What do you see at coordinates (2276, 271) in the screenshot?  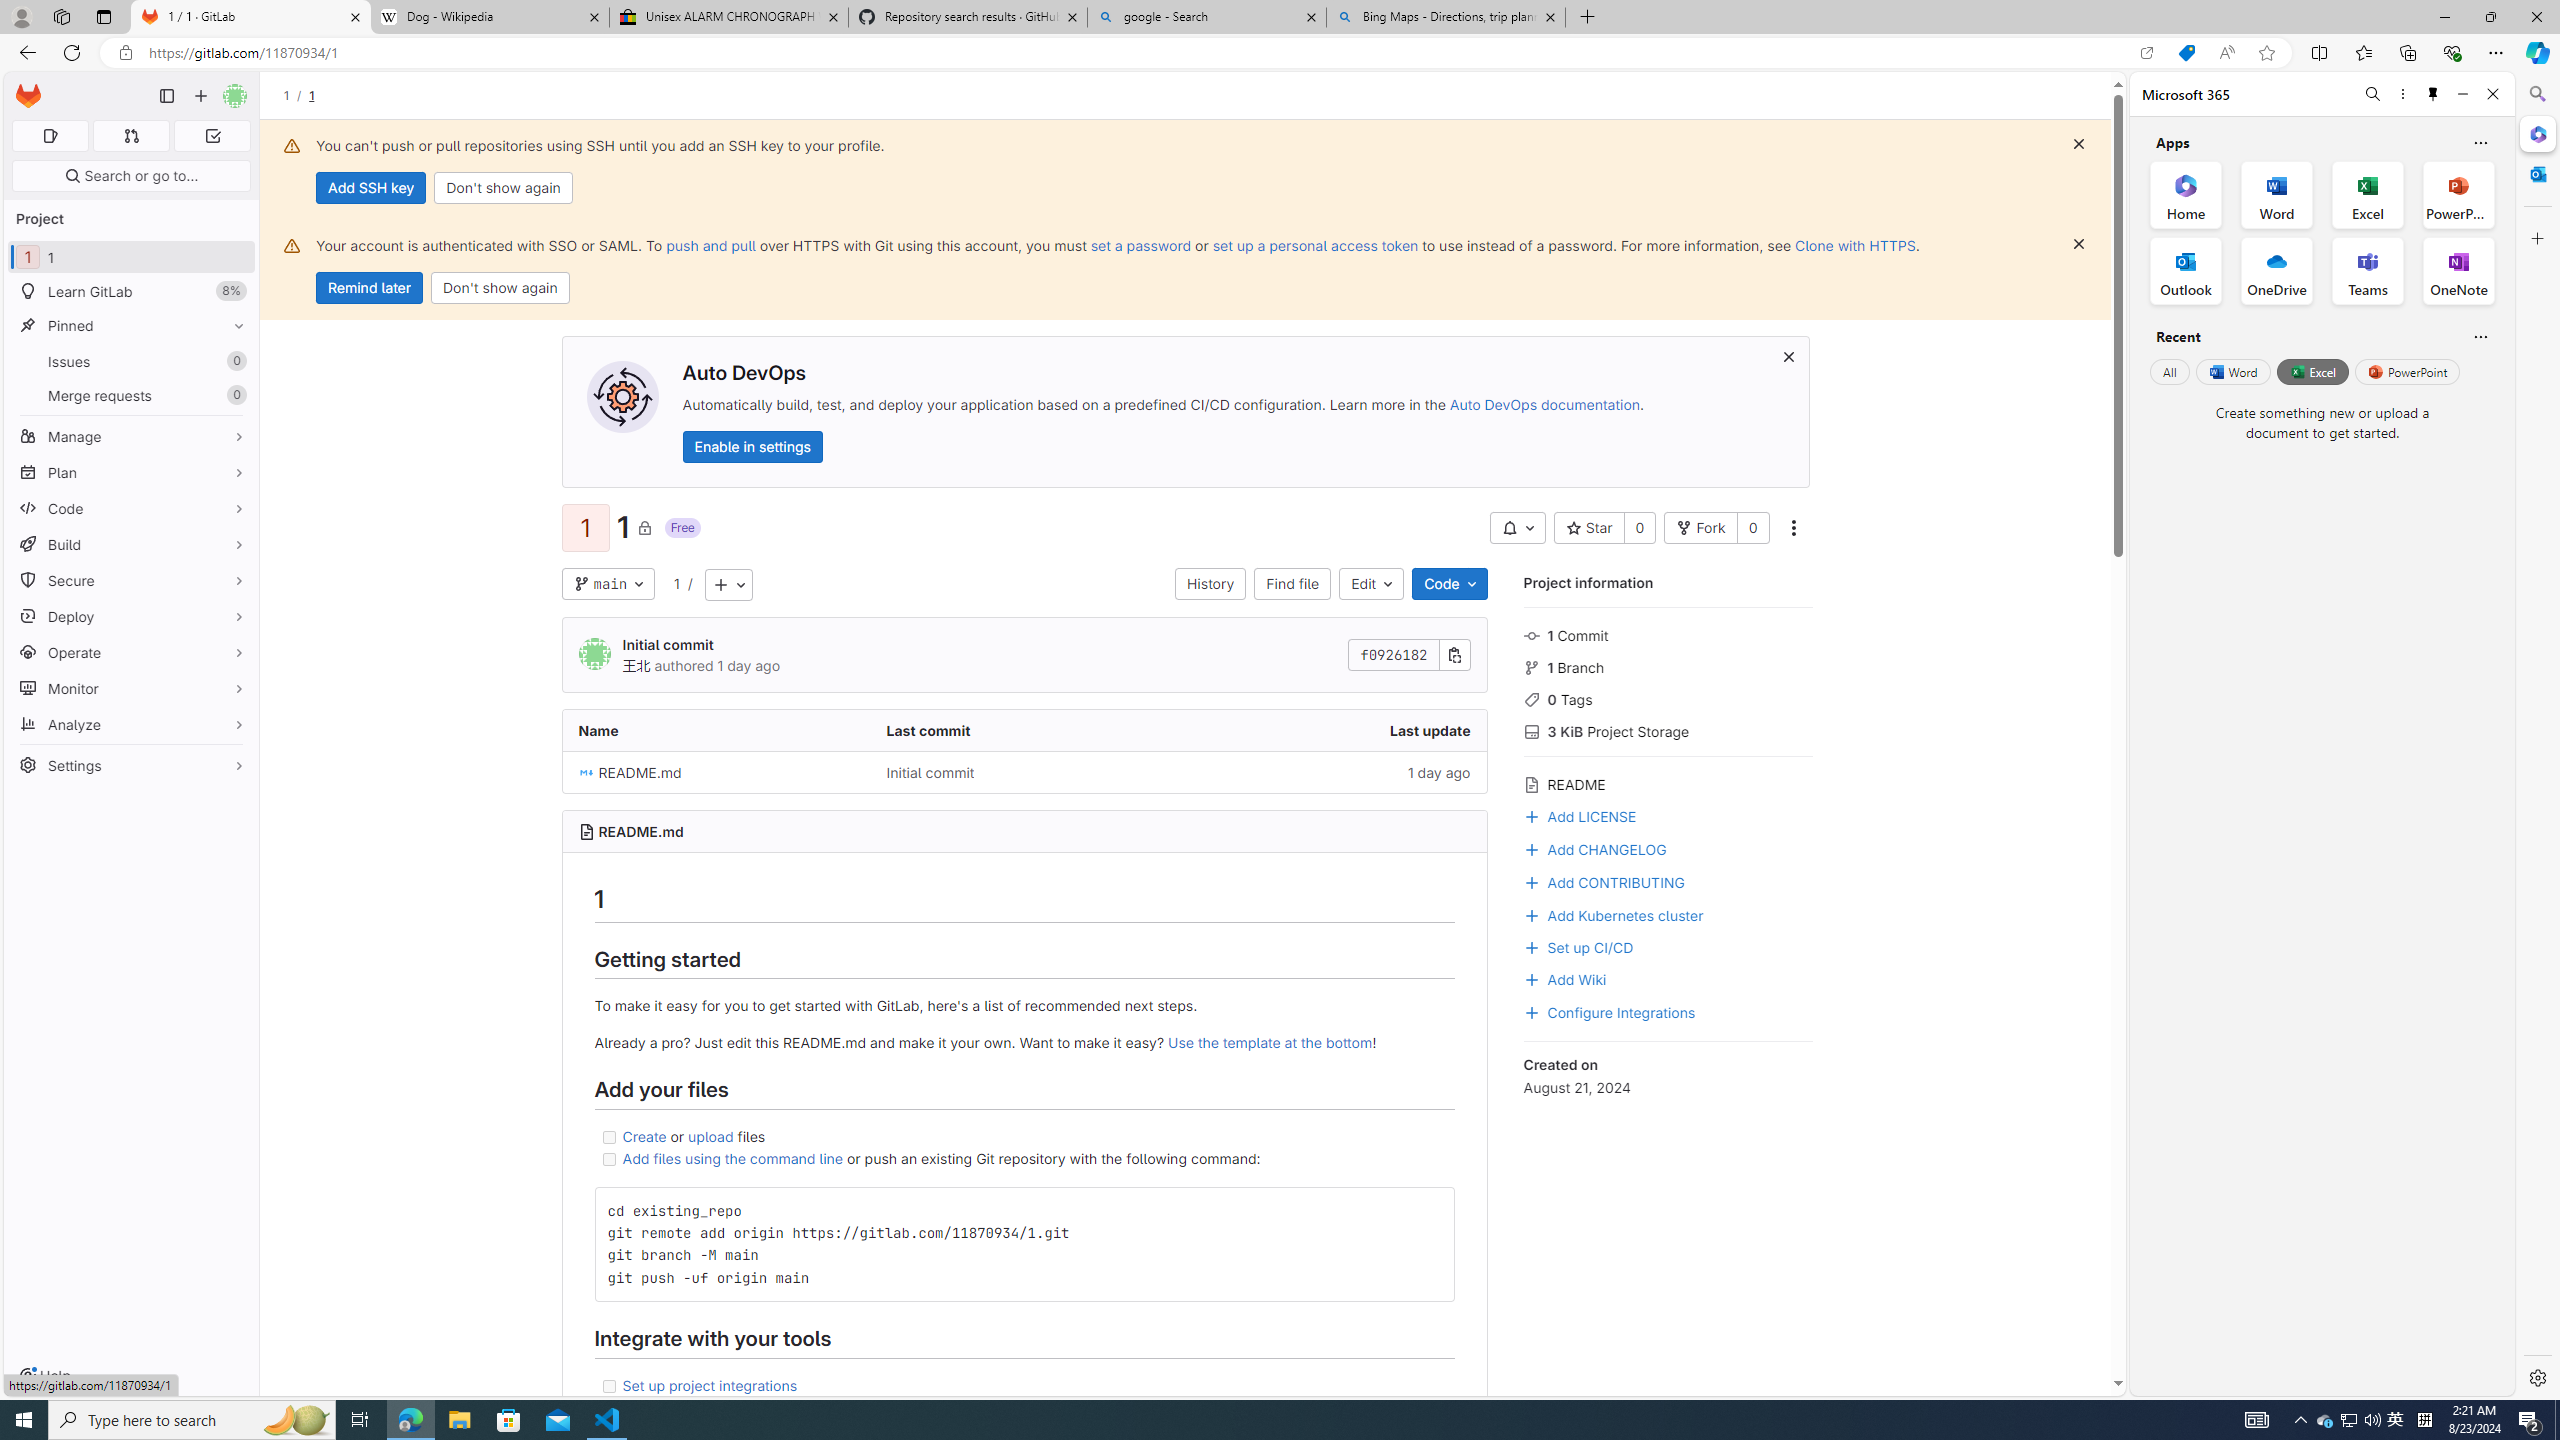 I see `'OneDrive Office App'` at bounding box center [2276, 271].